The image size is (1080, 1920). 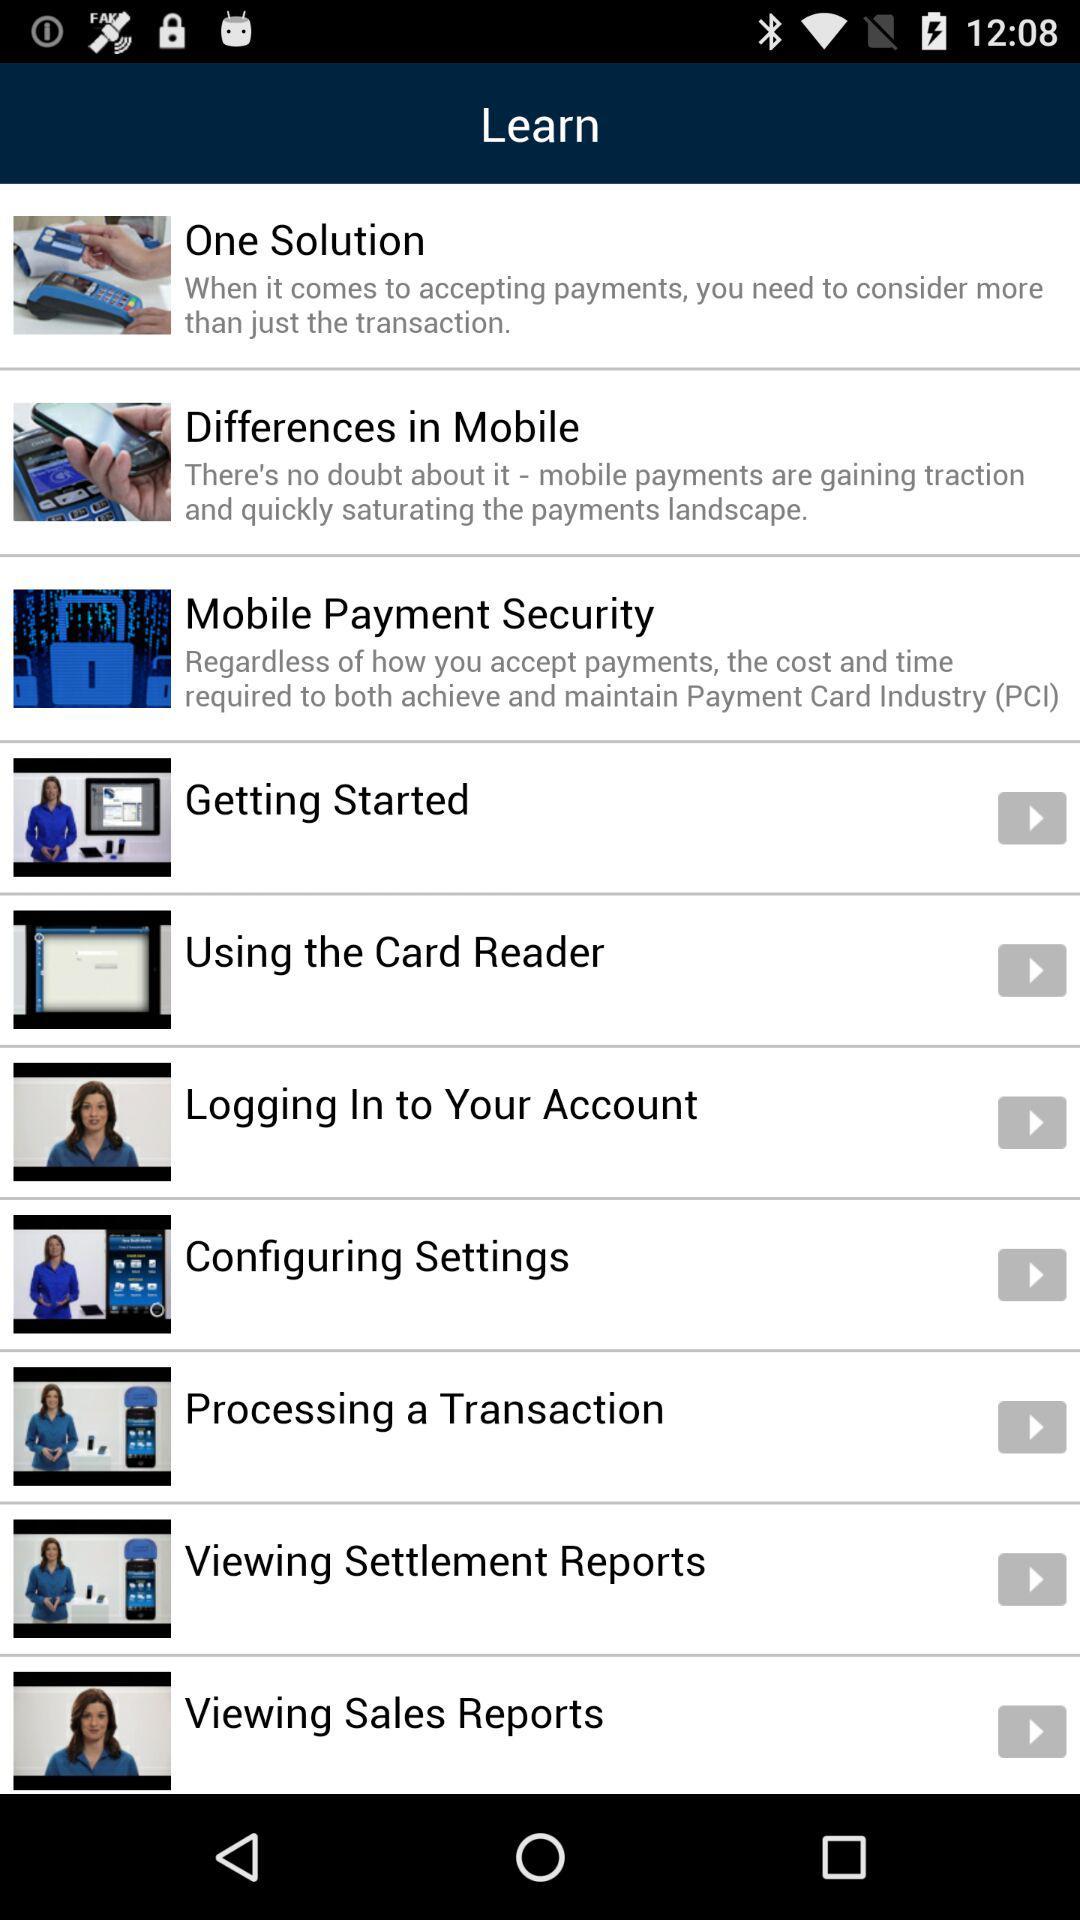 I want to click on icon below differences in mobile icon, so click(x=624, y=490).